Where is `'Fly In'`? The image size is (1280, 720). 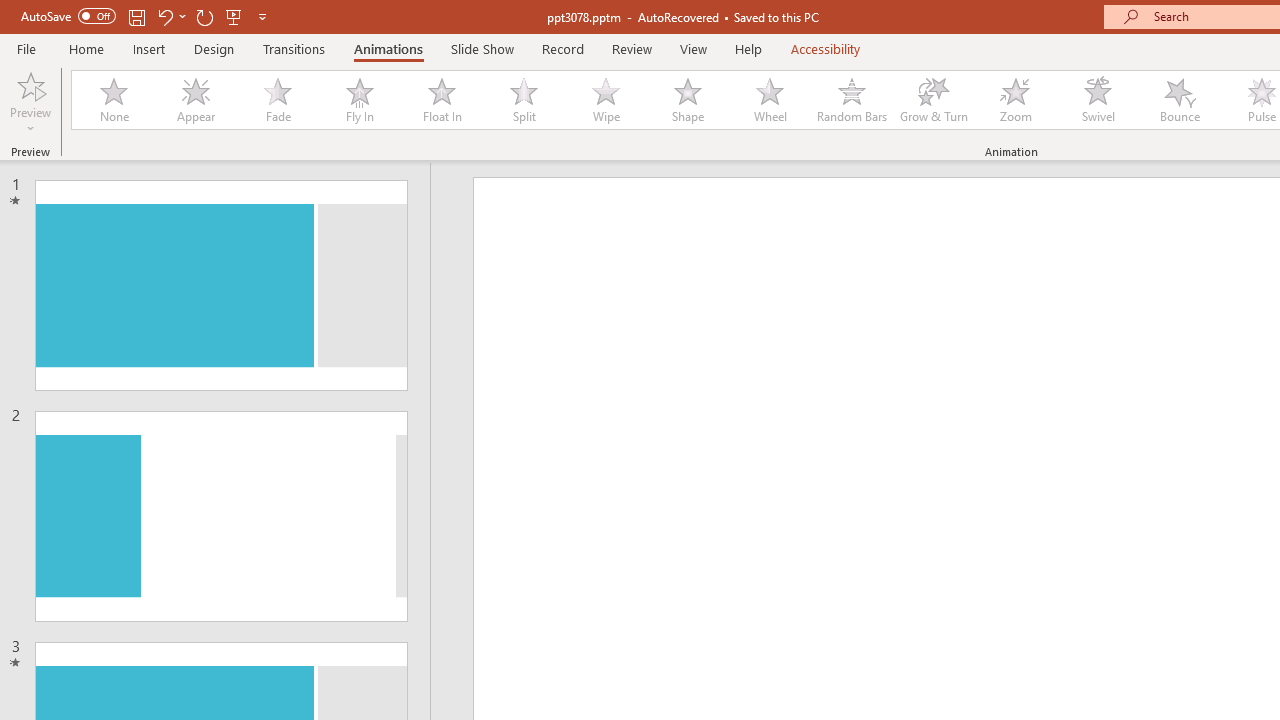 'Fly In' is located at coordinates (359, 100).